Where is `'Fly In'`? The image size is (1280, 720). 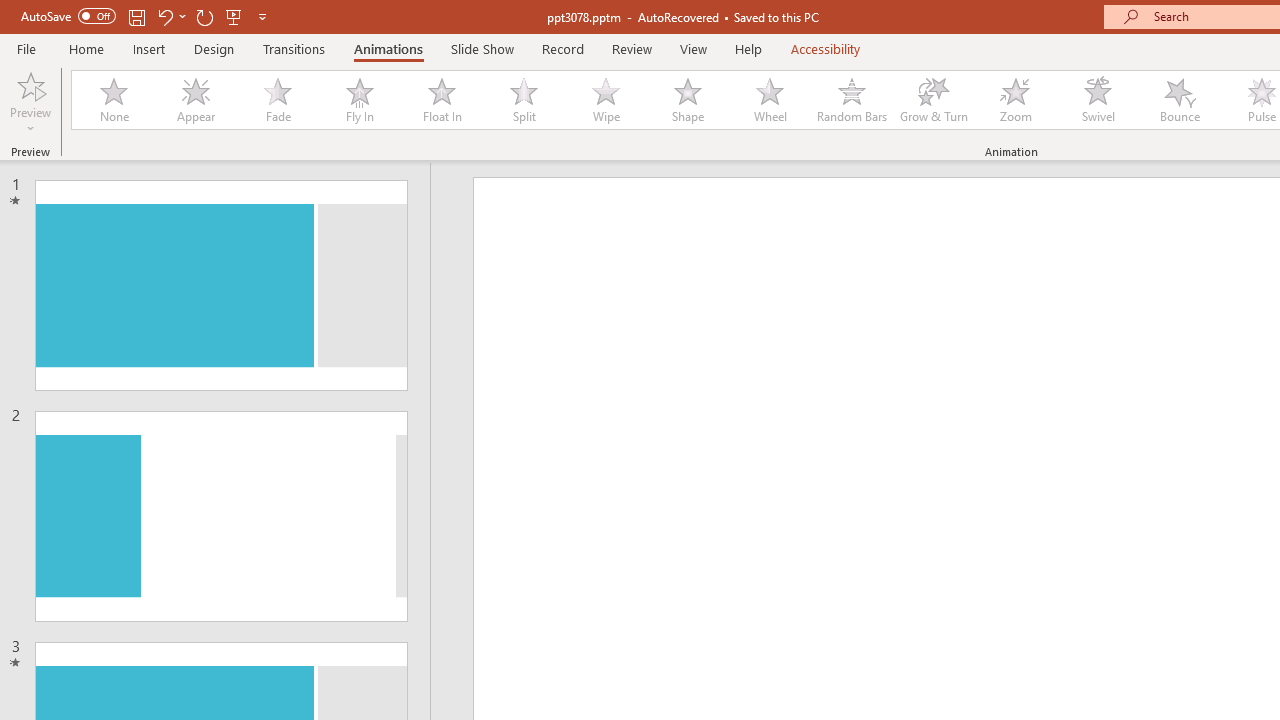 'Fly In' is located at coordinates (359, 100).